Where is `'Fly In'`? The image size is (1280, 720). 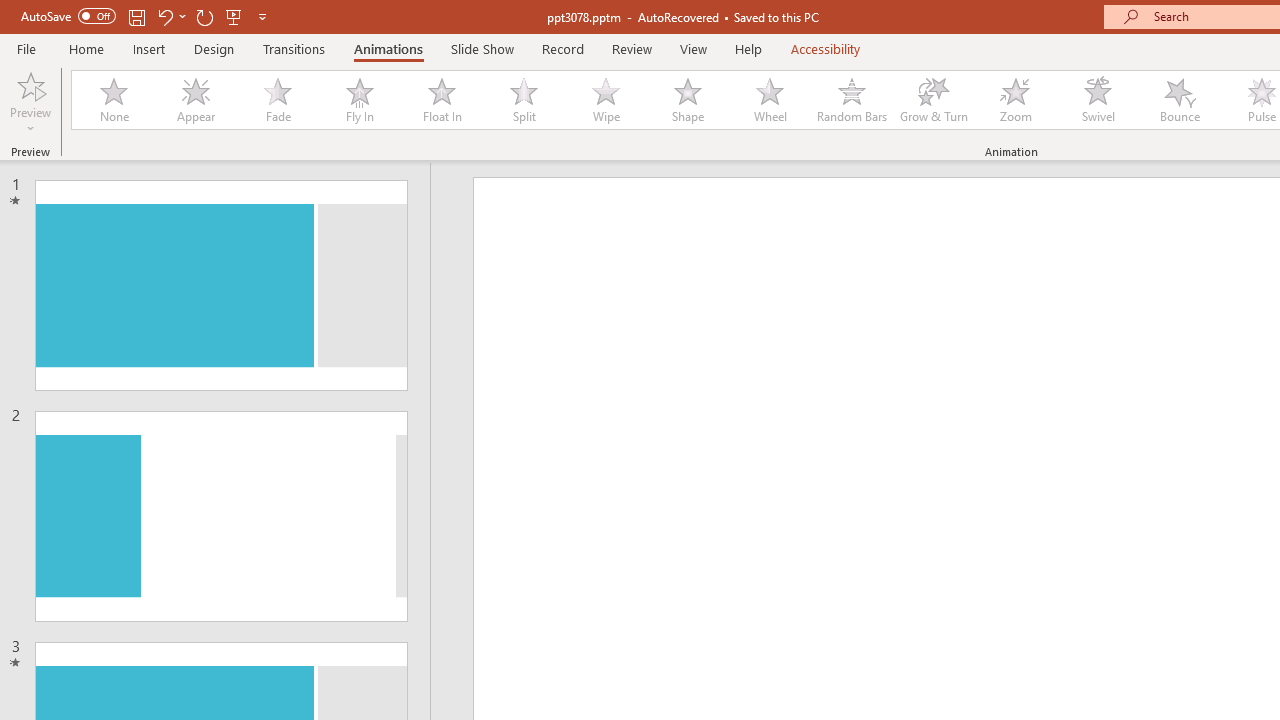 'Fly In' is located at coordinates (359, 100).